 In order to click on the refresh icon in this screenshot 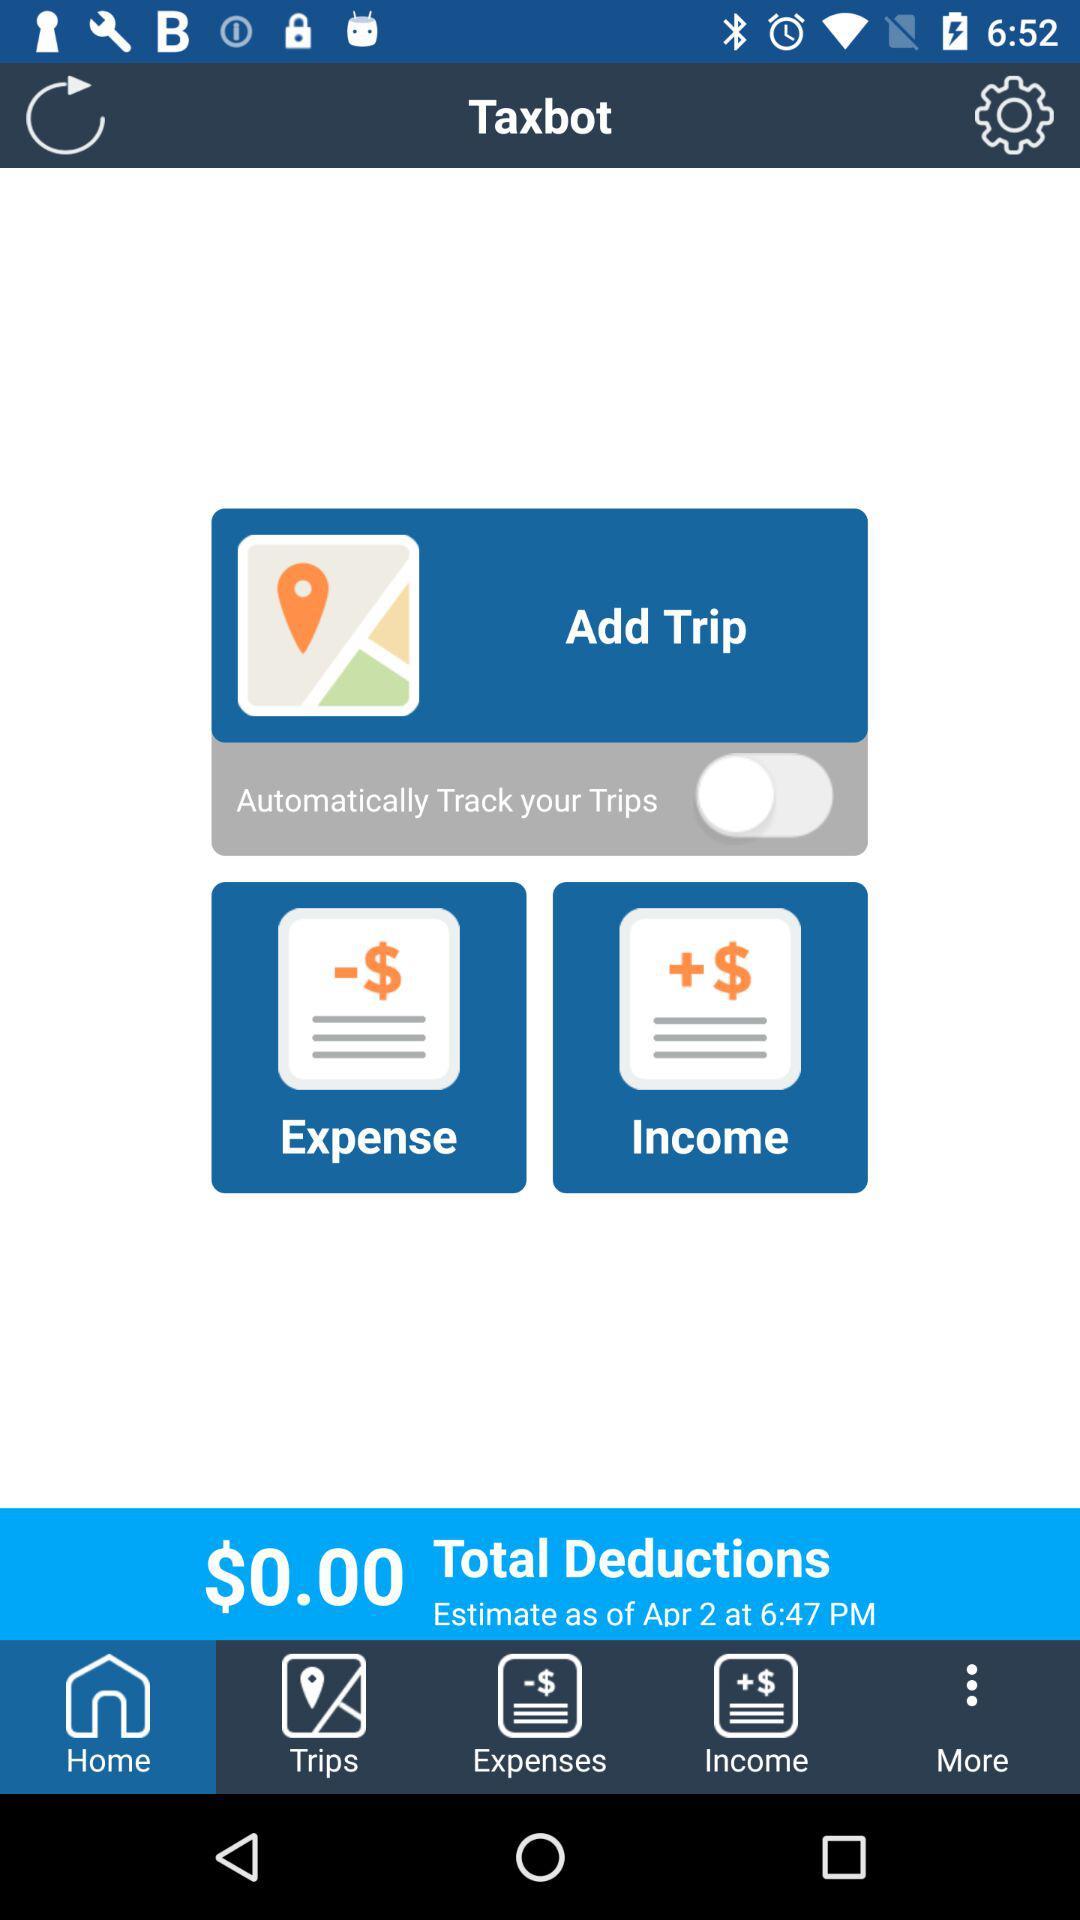, I will do `click(64, 114)`.